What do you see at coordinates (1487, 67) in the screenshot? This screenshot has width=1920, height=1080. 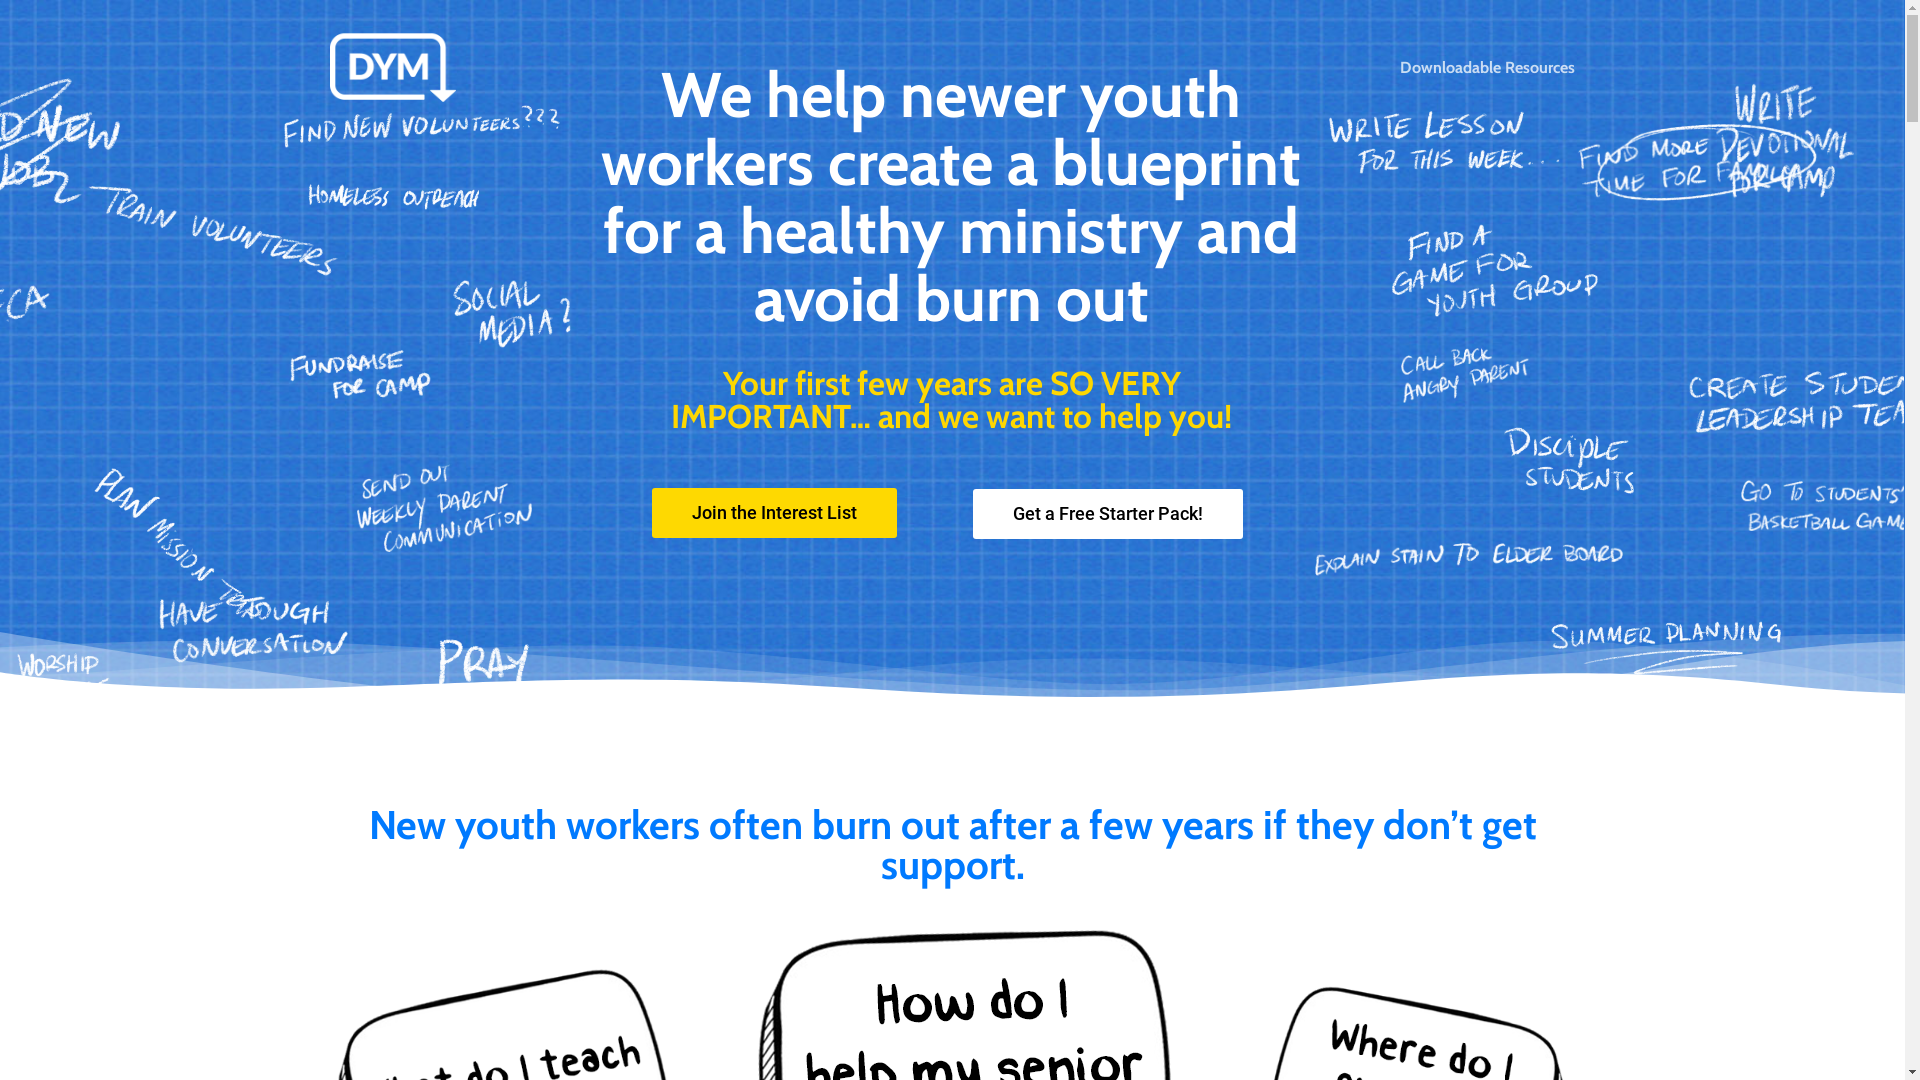 I see `'Downloadable Resources'` at bounding box center [1487, 67].